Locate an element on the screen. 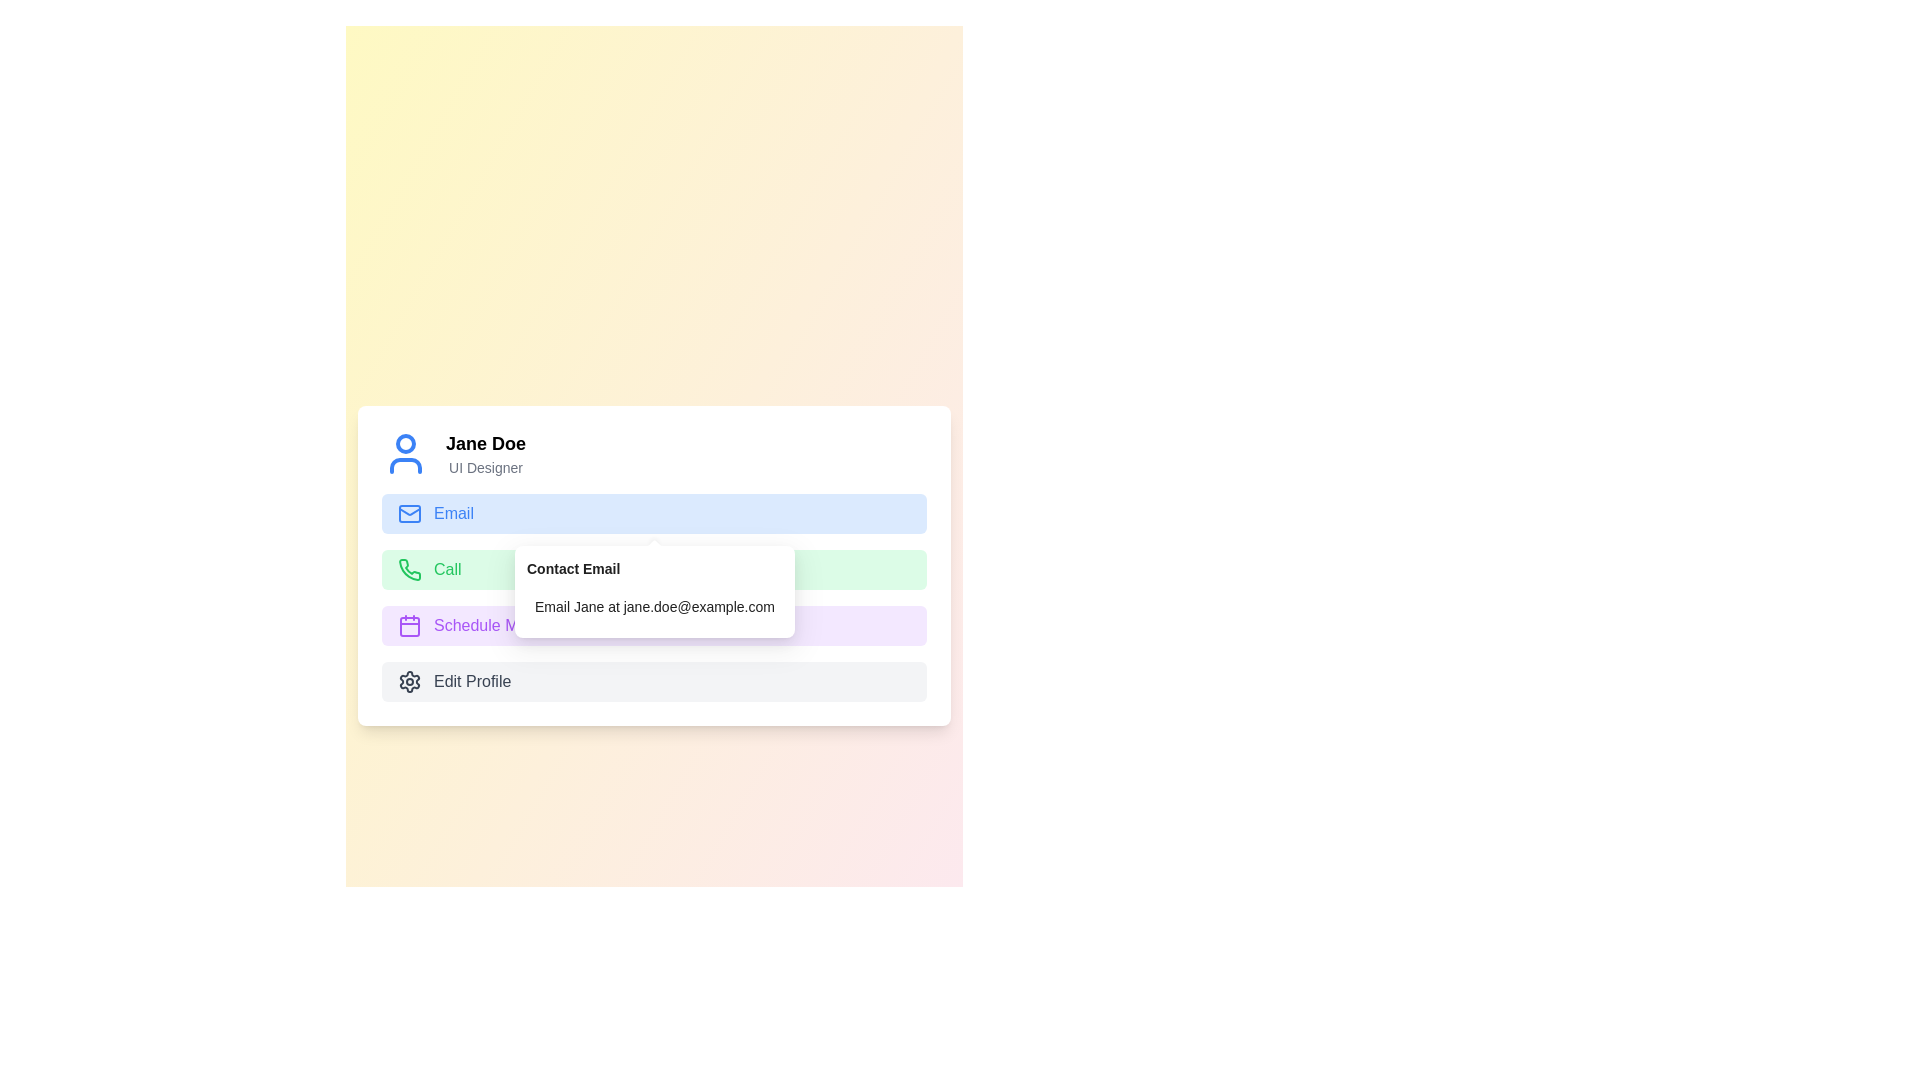 This screenshot has height=1080, width=1920. the scheduling icon located in the third row, preceding the 'Schedule Meeting' text is located at coordinates (408, 624).